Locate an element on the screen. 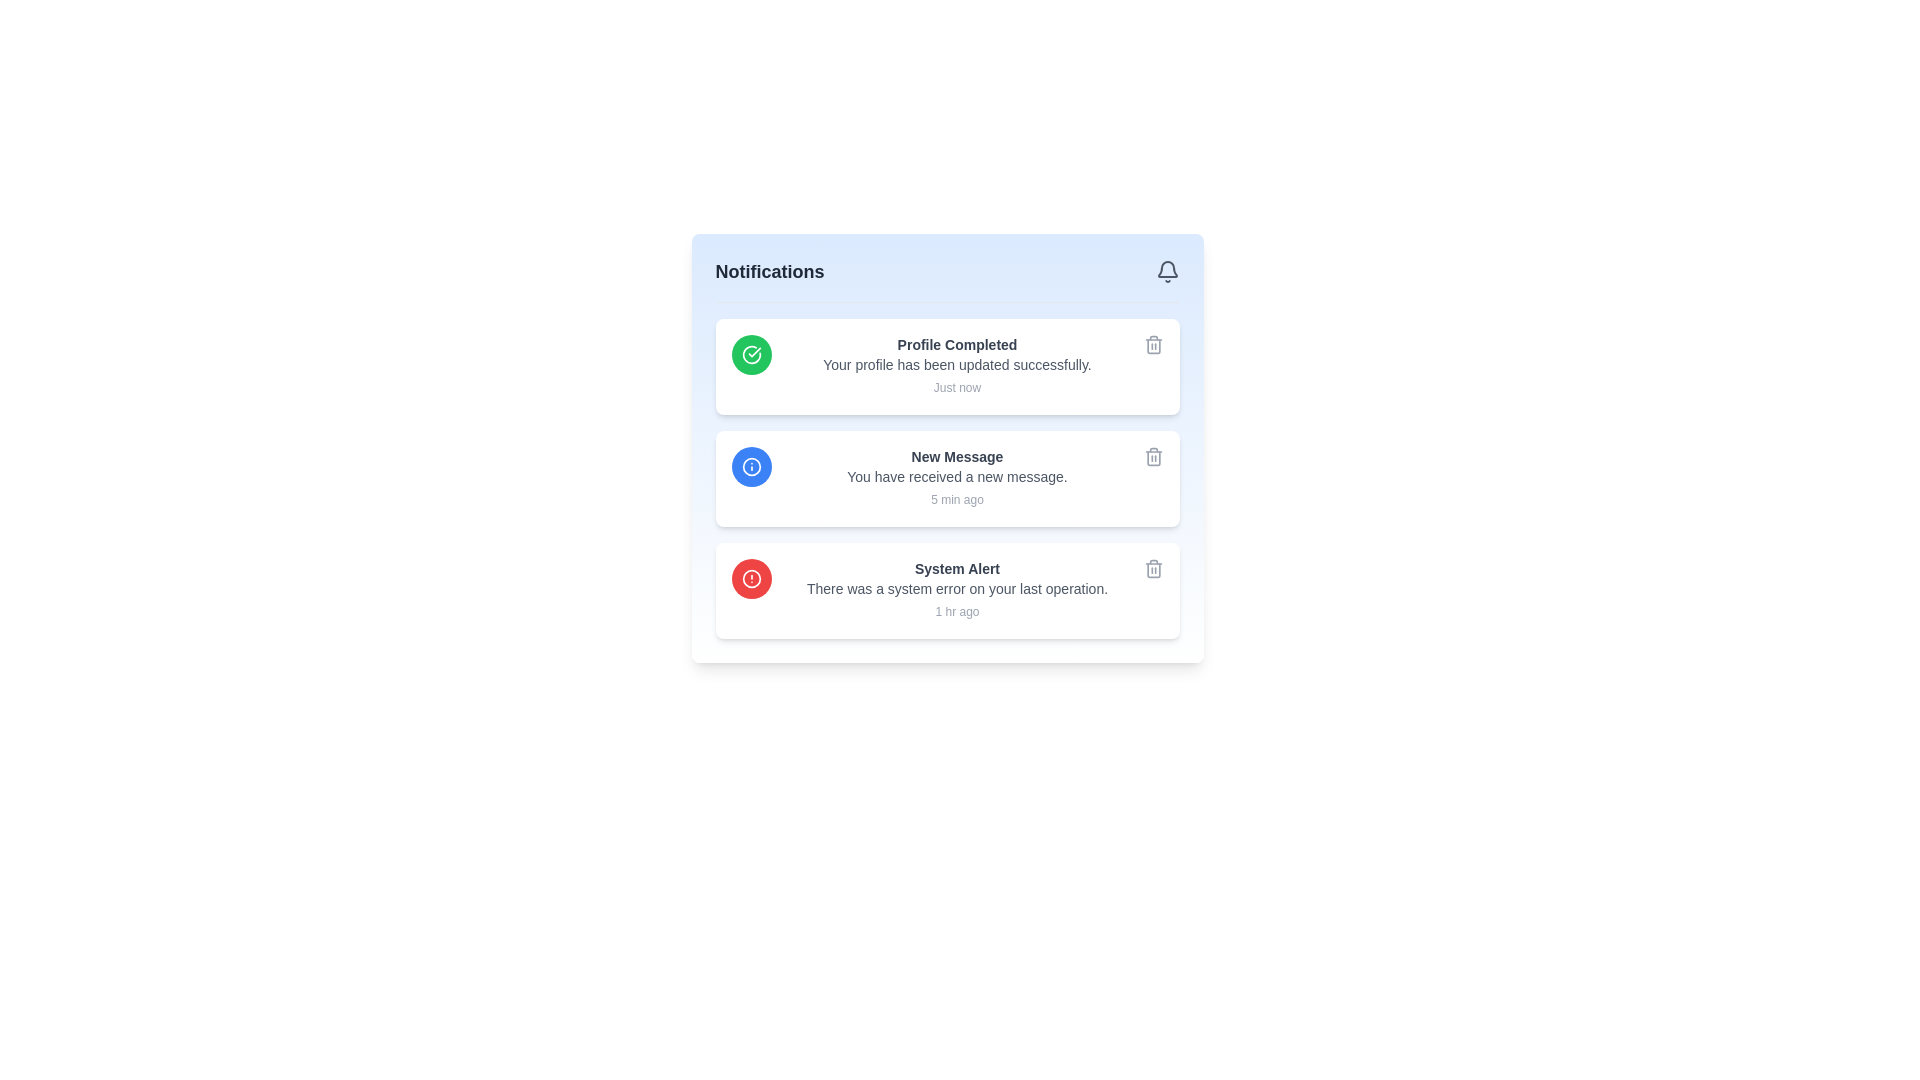 This screenshot has width=1920, height=1080. the trash icon button located at the rightmost side of the 'New Message' notification is located at coordinates (1153, 456).